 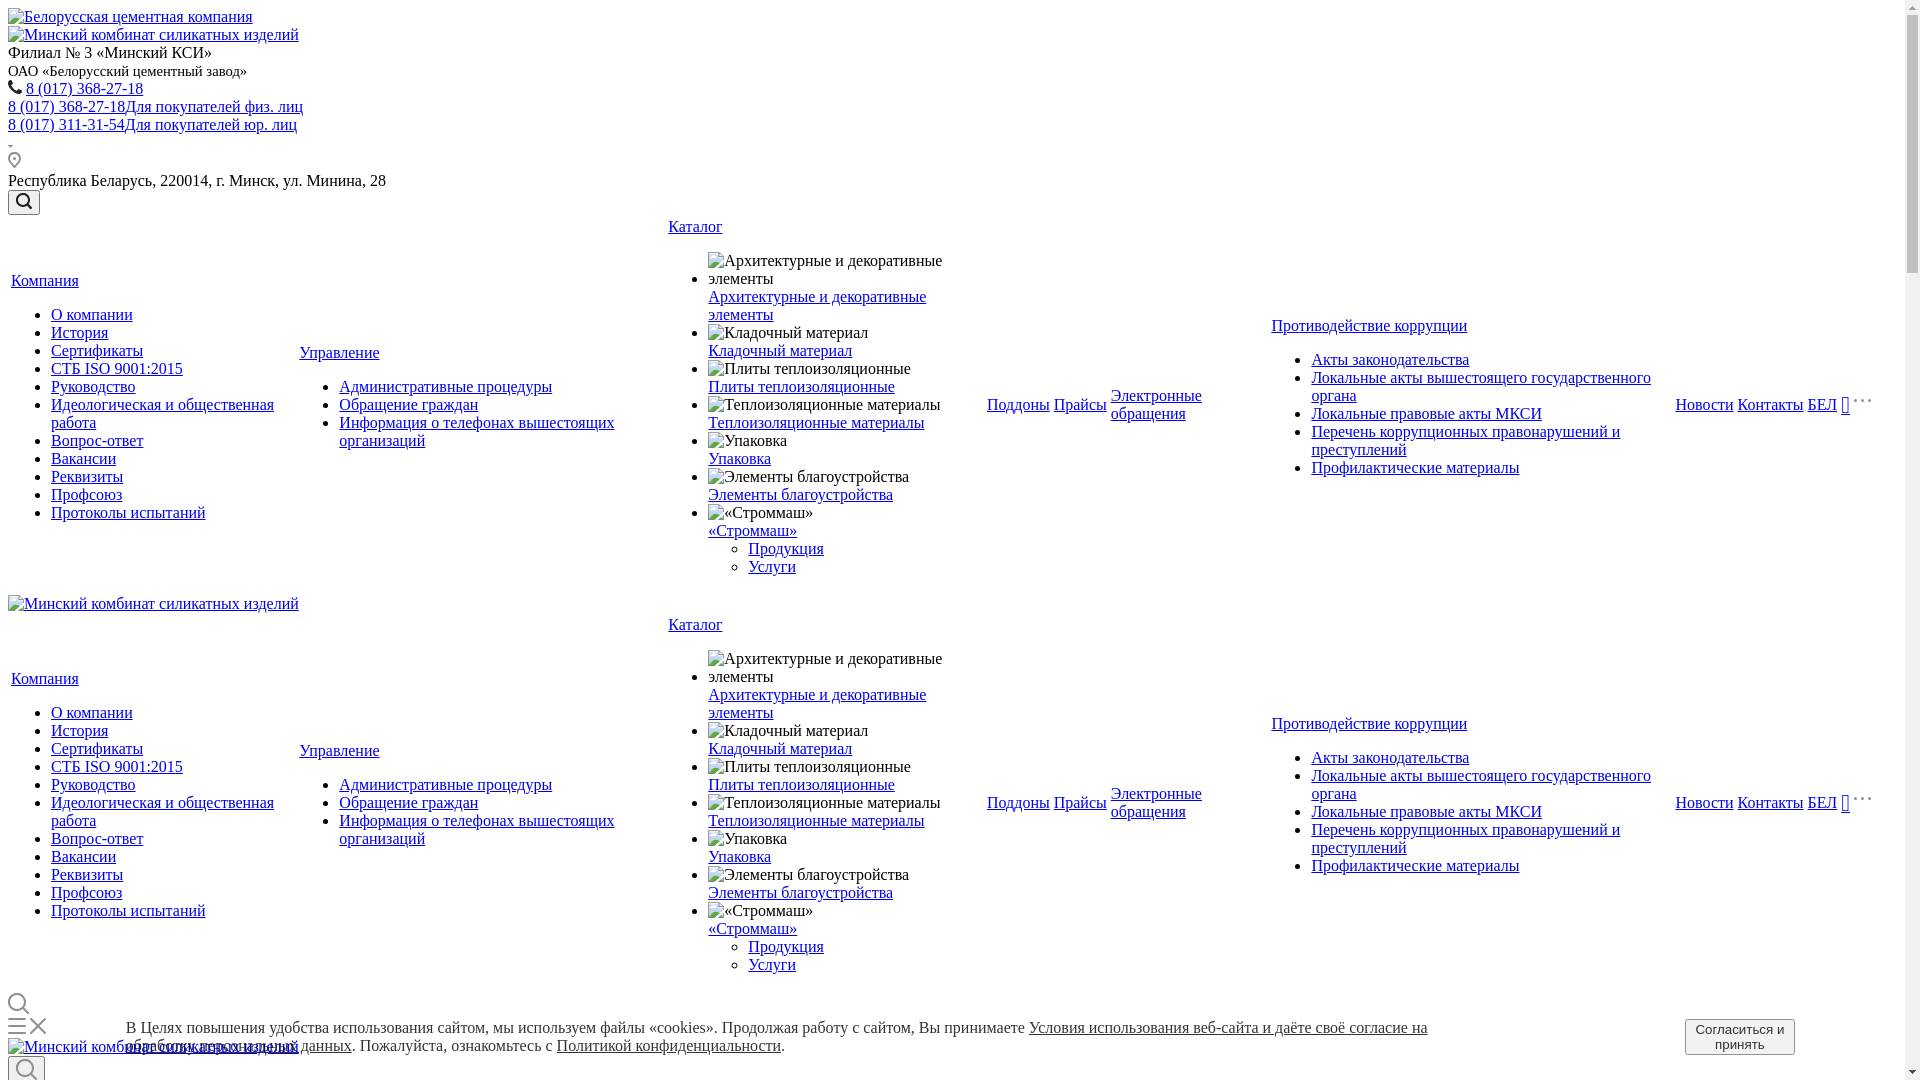 What do you see at coordinates (83, 87) in the screenshot?
I see `'8 (017) 368-27-18'` at bounding box center [83, 87].